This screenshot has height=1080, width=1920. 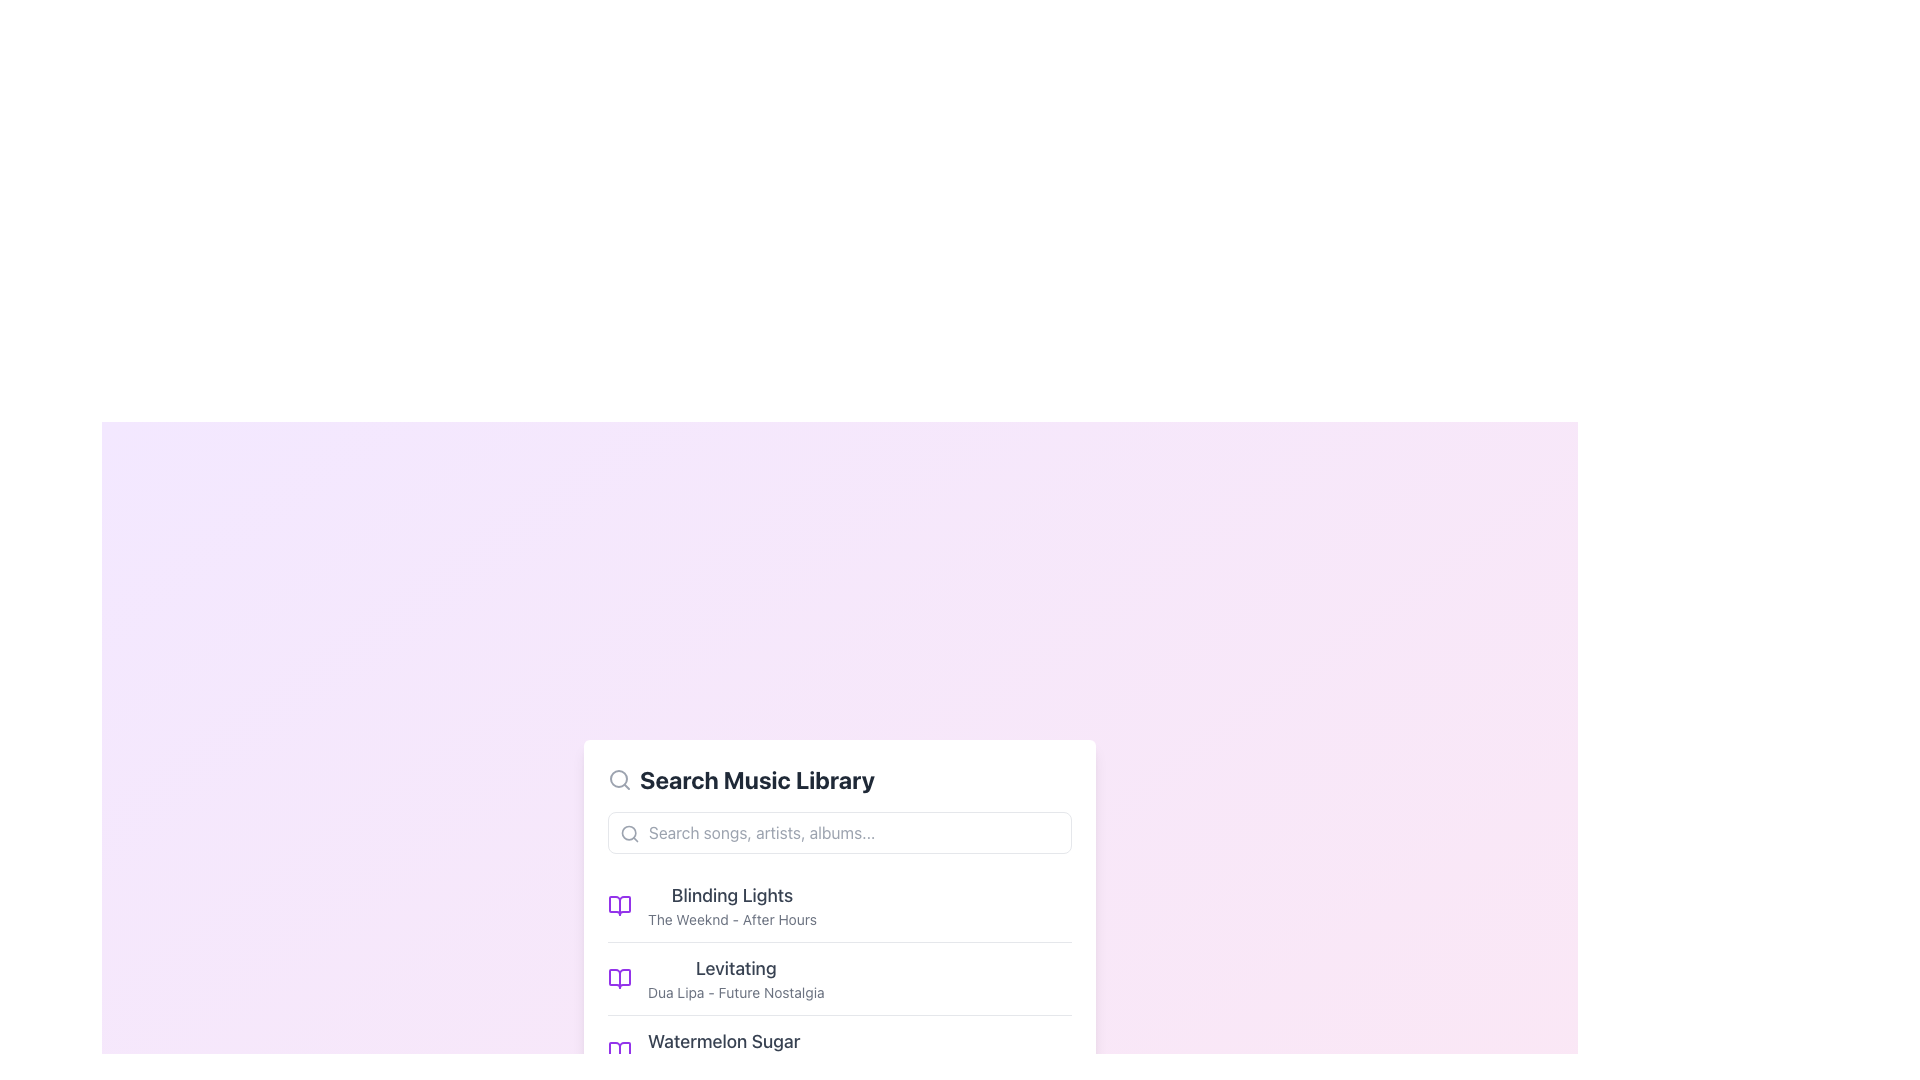 What do you see at coordinates (618, 778) in the screenshot?
I see `the search icon represented by a gray magnifying glass located to the left of the 'Search Music Library' title` at bounding box center [618, 778].